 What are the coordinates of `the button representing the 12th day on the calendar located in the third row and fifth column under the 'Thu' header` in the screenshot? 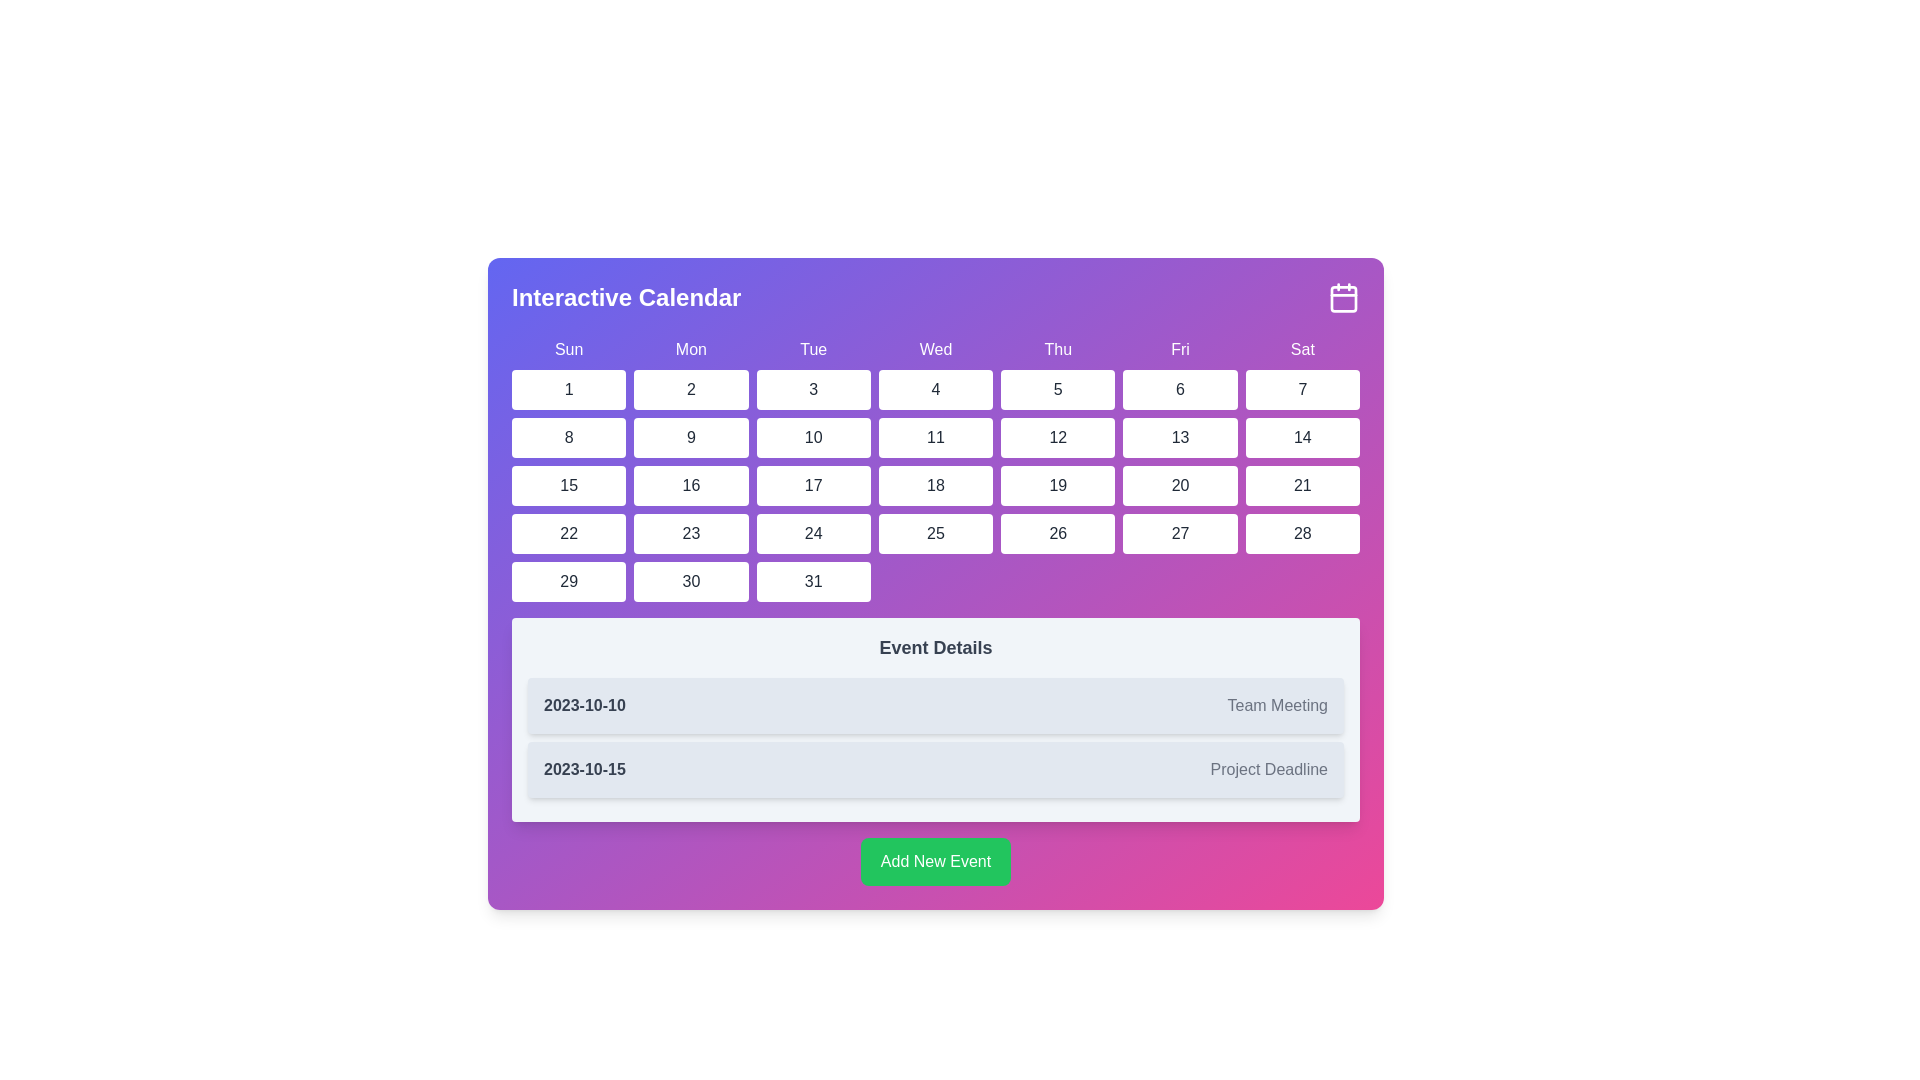 It's located at (1056, 437).